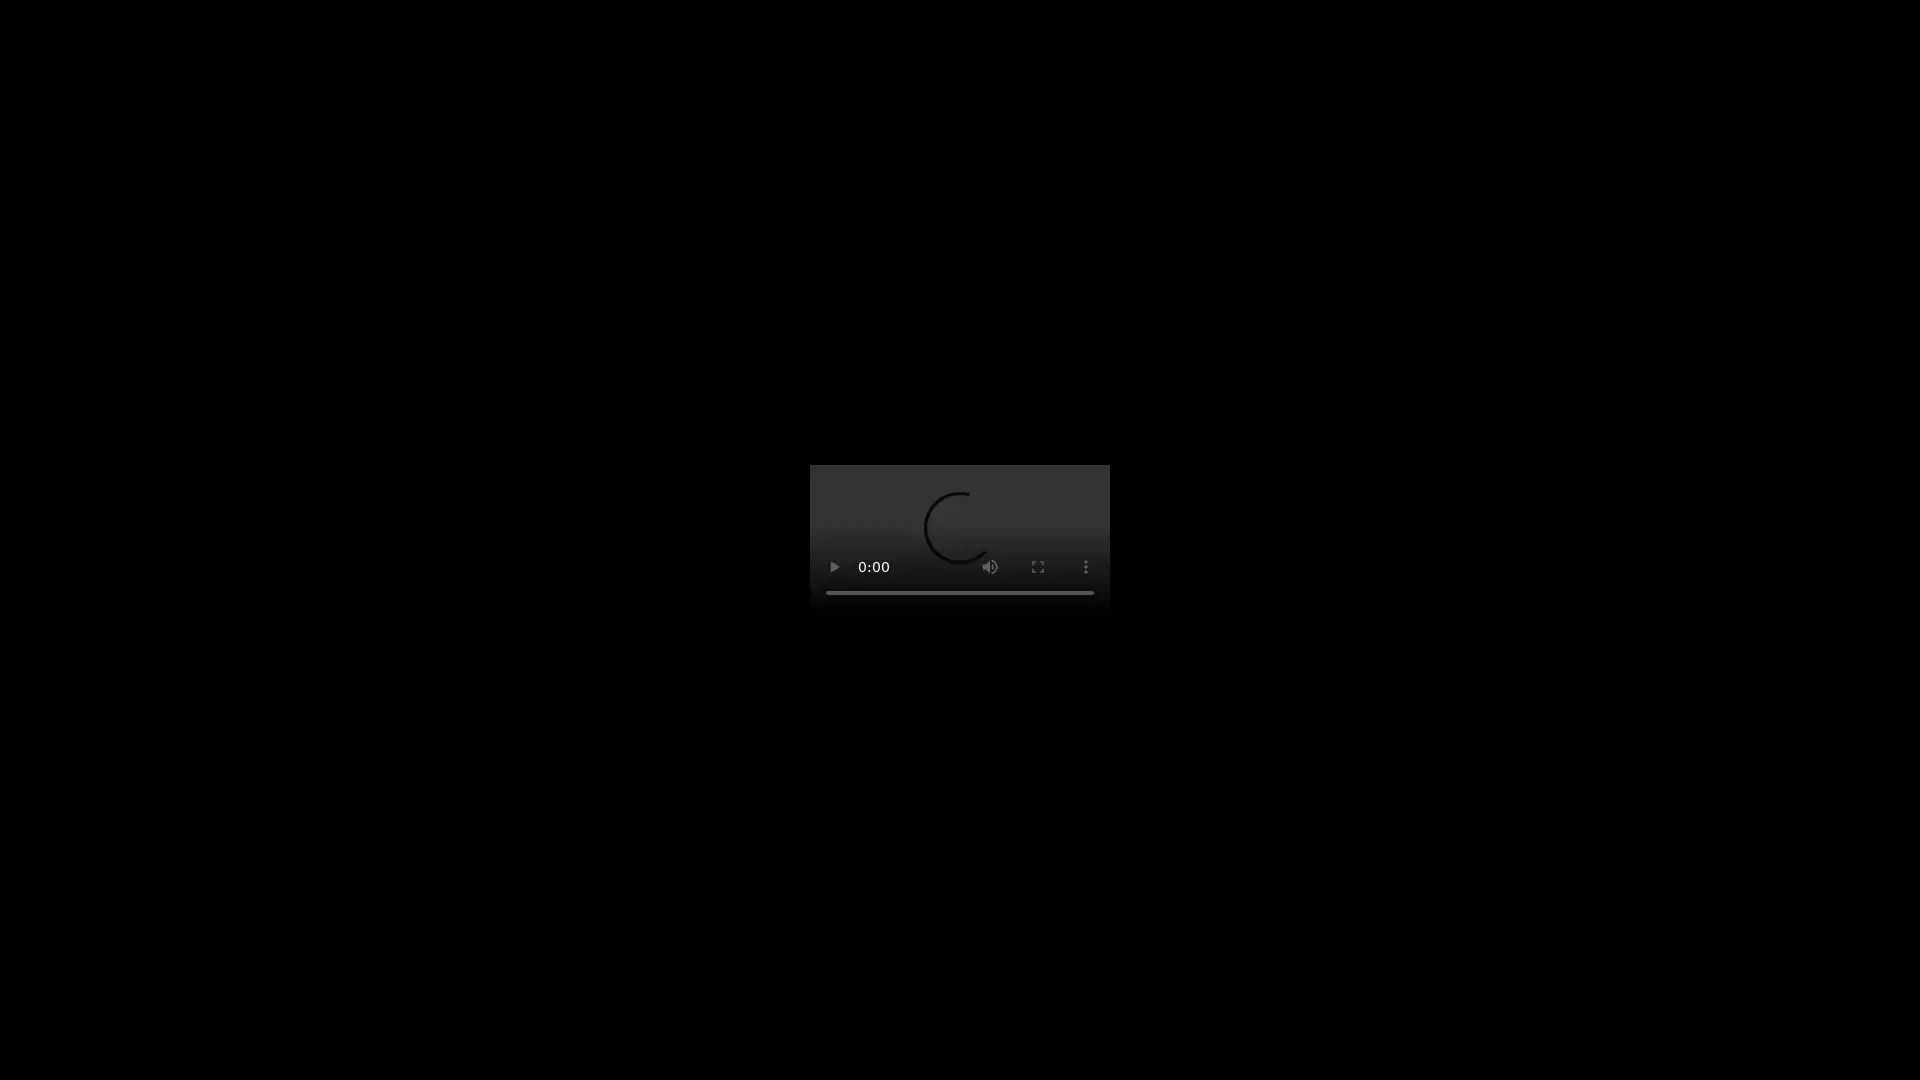  Describe the element at coordinates (1037, 567) in the screenshot. I see `enter full screen` at that location.